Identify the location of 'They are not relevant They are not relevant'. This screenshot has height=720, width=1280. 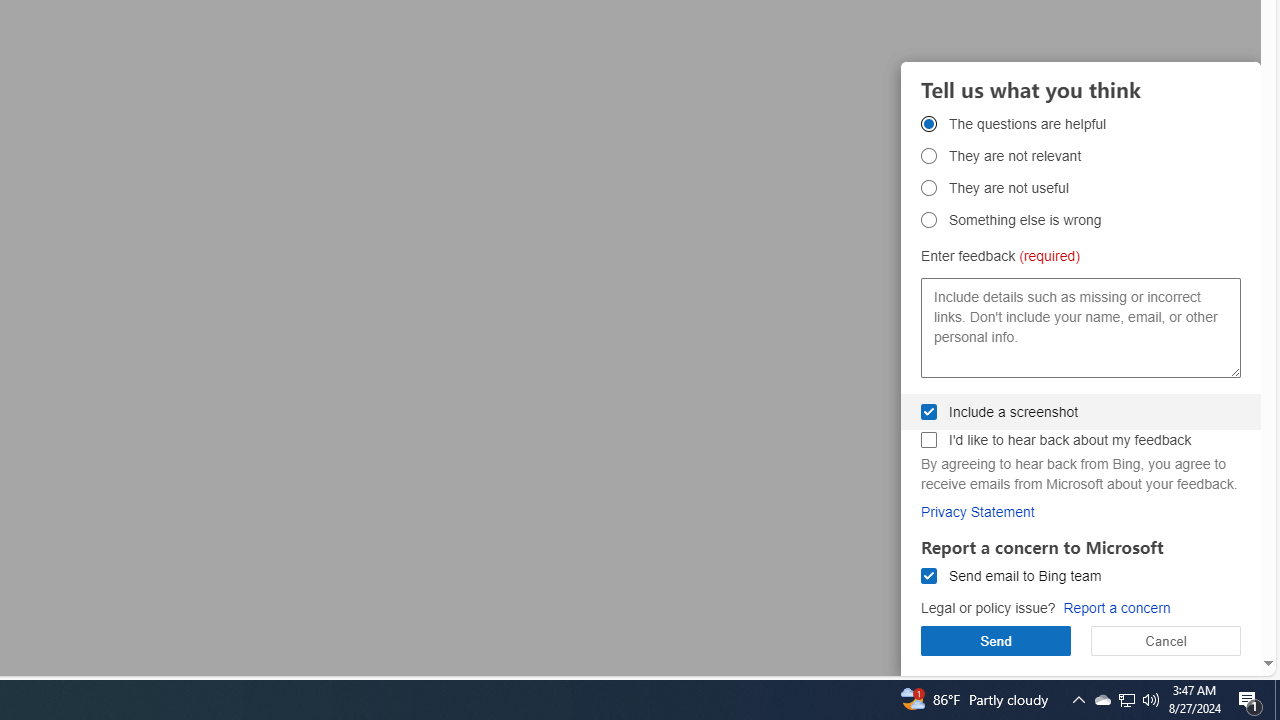
(928, 155).